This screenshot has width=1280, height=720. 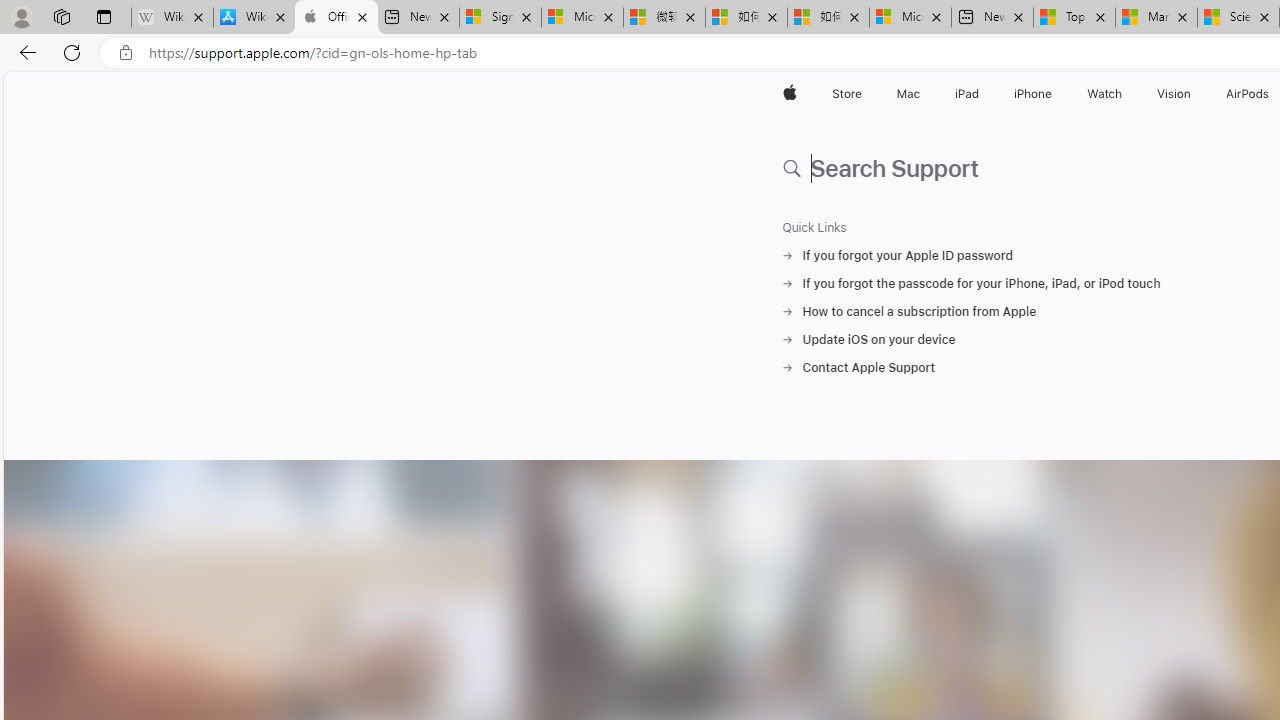 I want to click on 'AirPods', so click(x=1247, y=93).